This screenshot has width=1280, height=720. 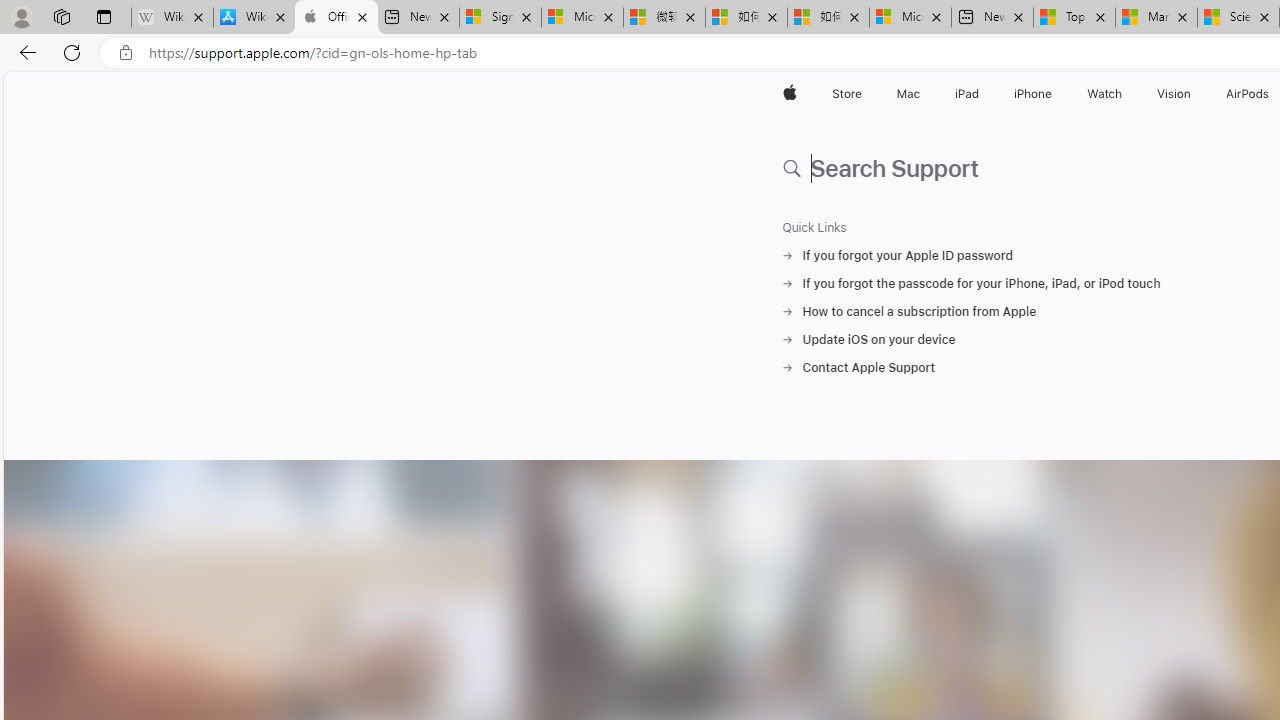 I want to click on 'AirPods', so click(x=1247, y=93).